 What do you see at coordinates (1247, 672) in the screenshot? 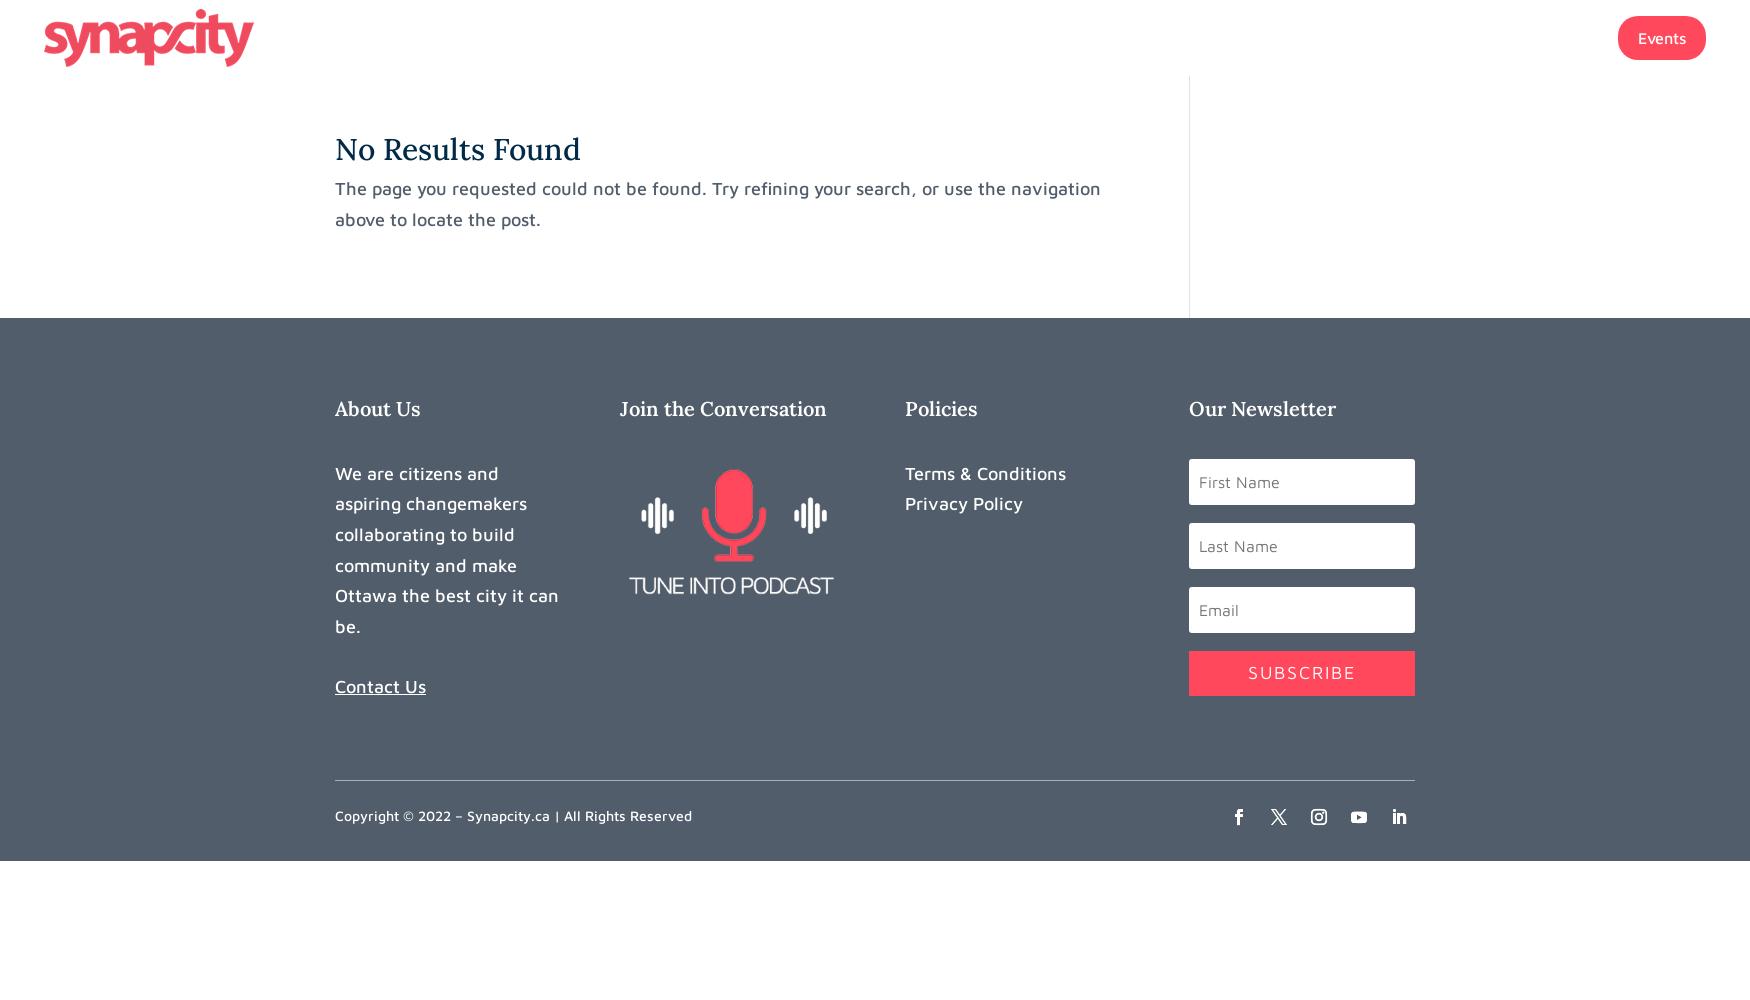
I see `'Subscribe'` at bounding box center [1247, 672].